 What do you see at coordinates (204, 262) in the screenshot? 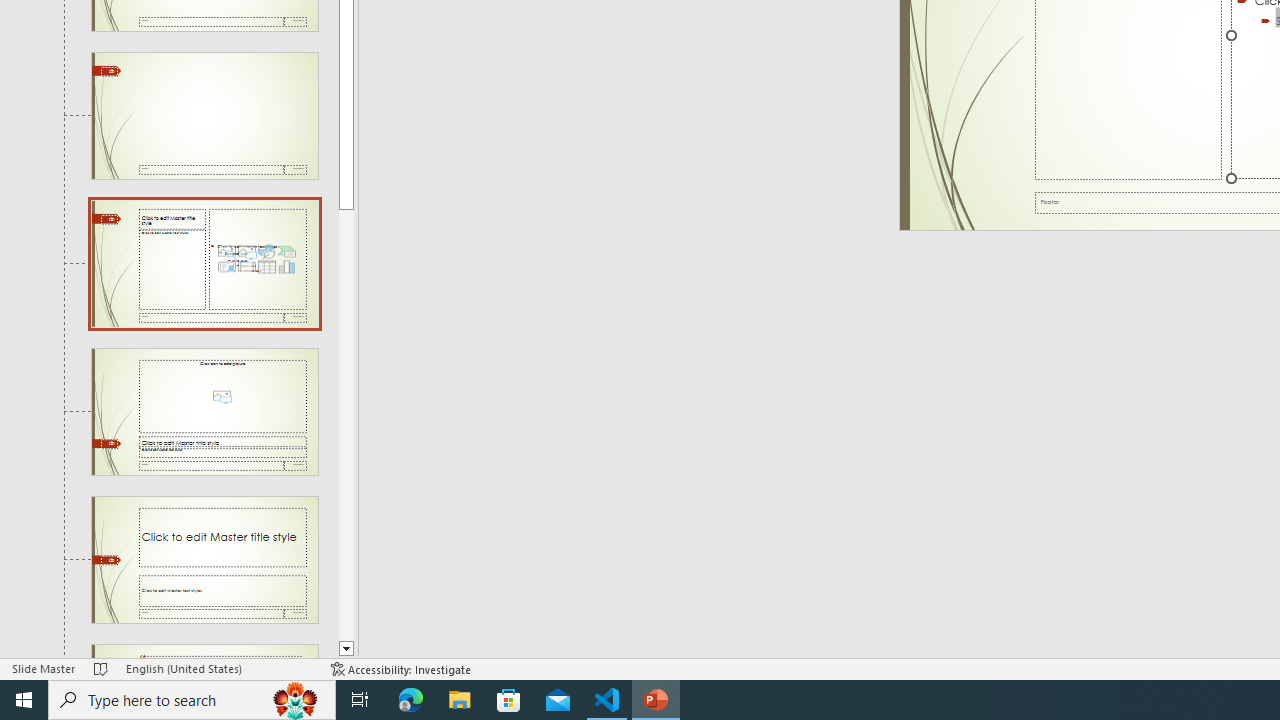
I see `'Slide Content with Caption Layout: used by no slides'` at bounding box center [204, 262].